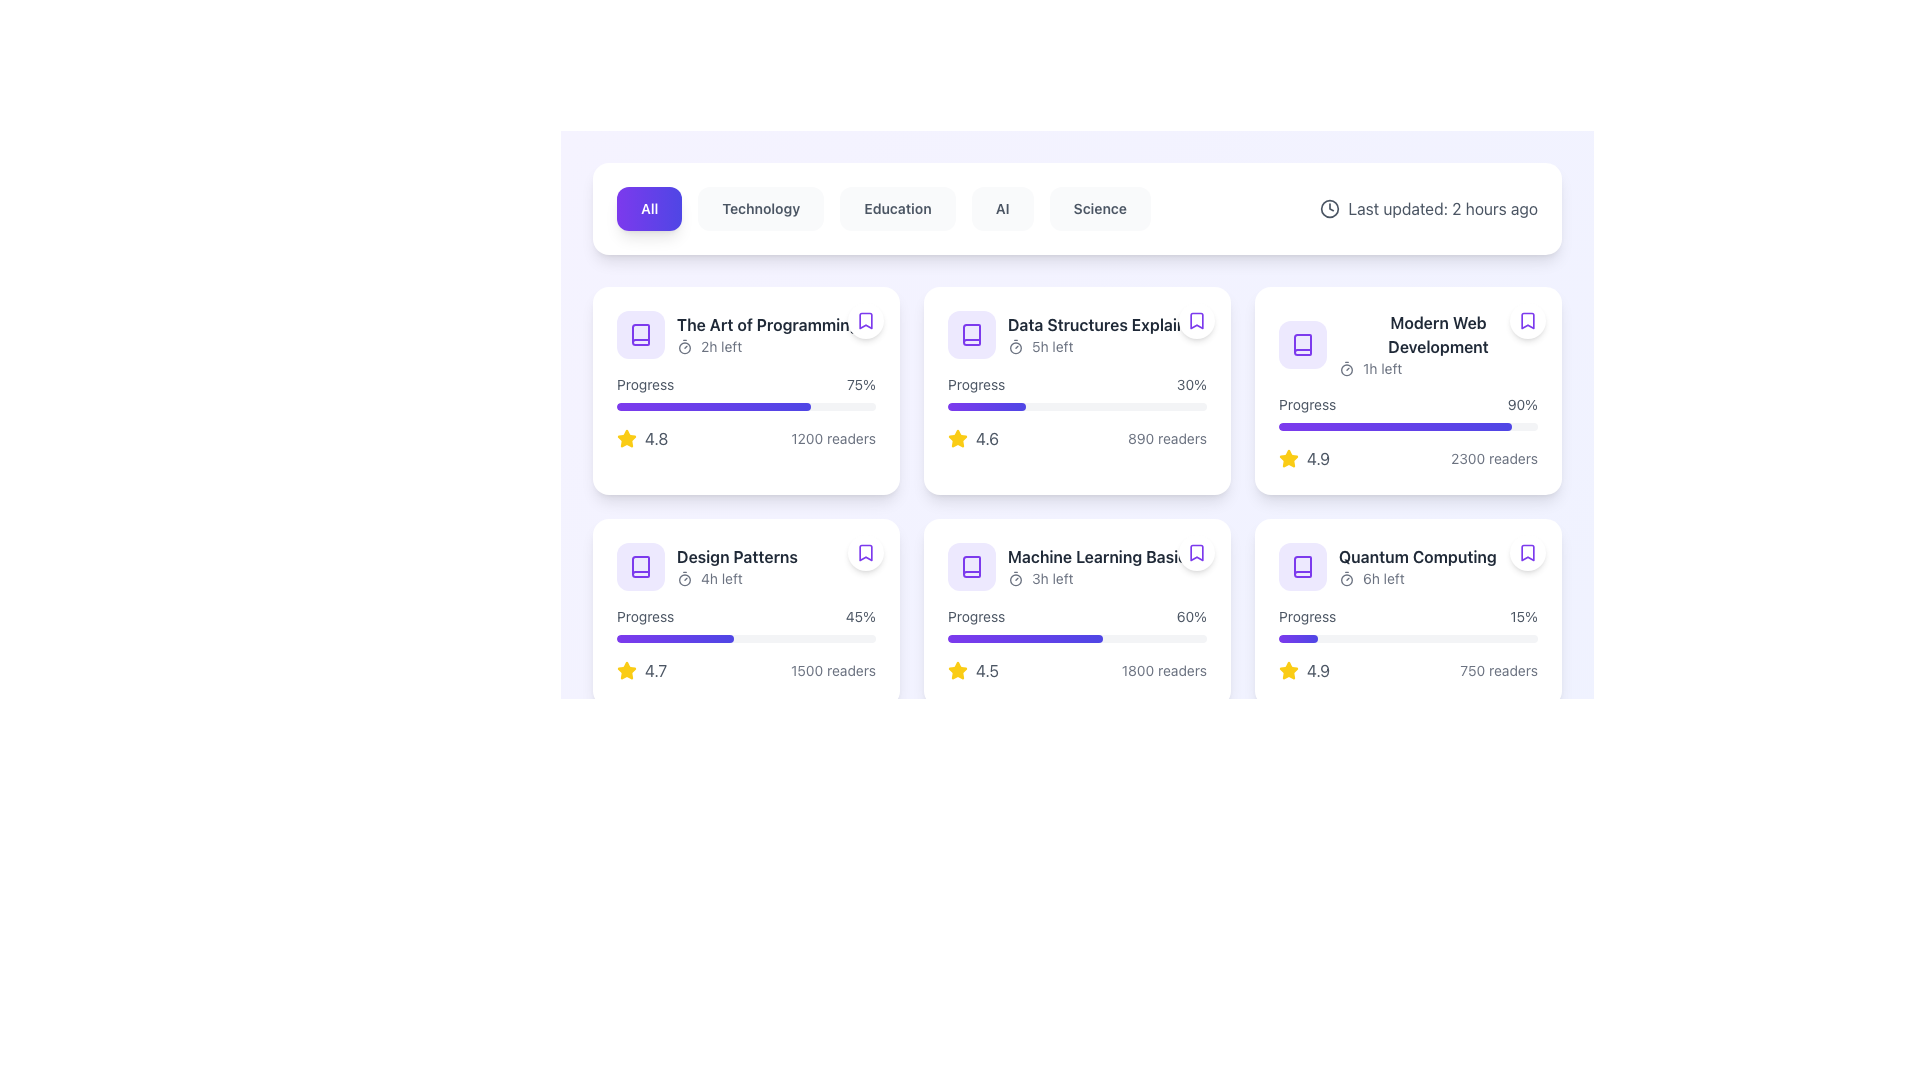 The width and height of the screenshot is (1920, 1080). Describe the element at coordinates (675, 639) in the screenshot. I see `the progress visually of the progress bar fill component, which is a gradient fill from violet to indigo, indicating 45% progress in the 'Design Patterns' section` at that location.